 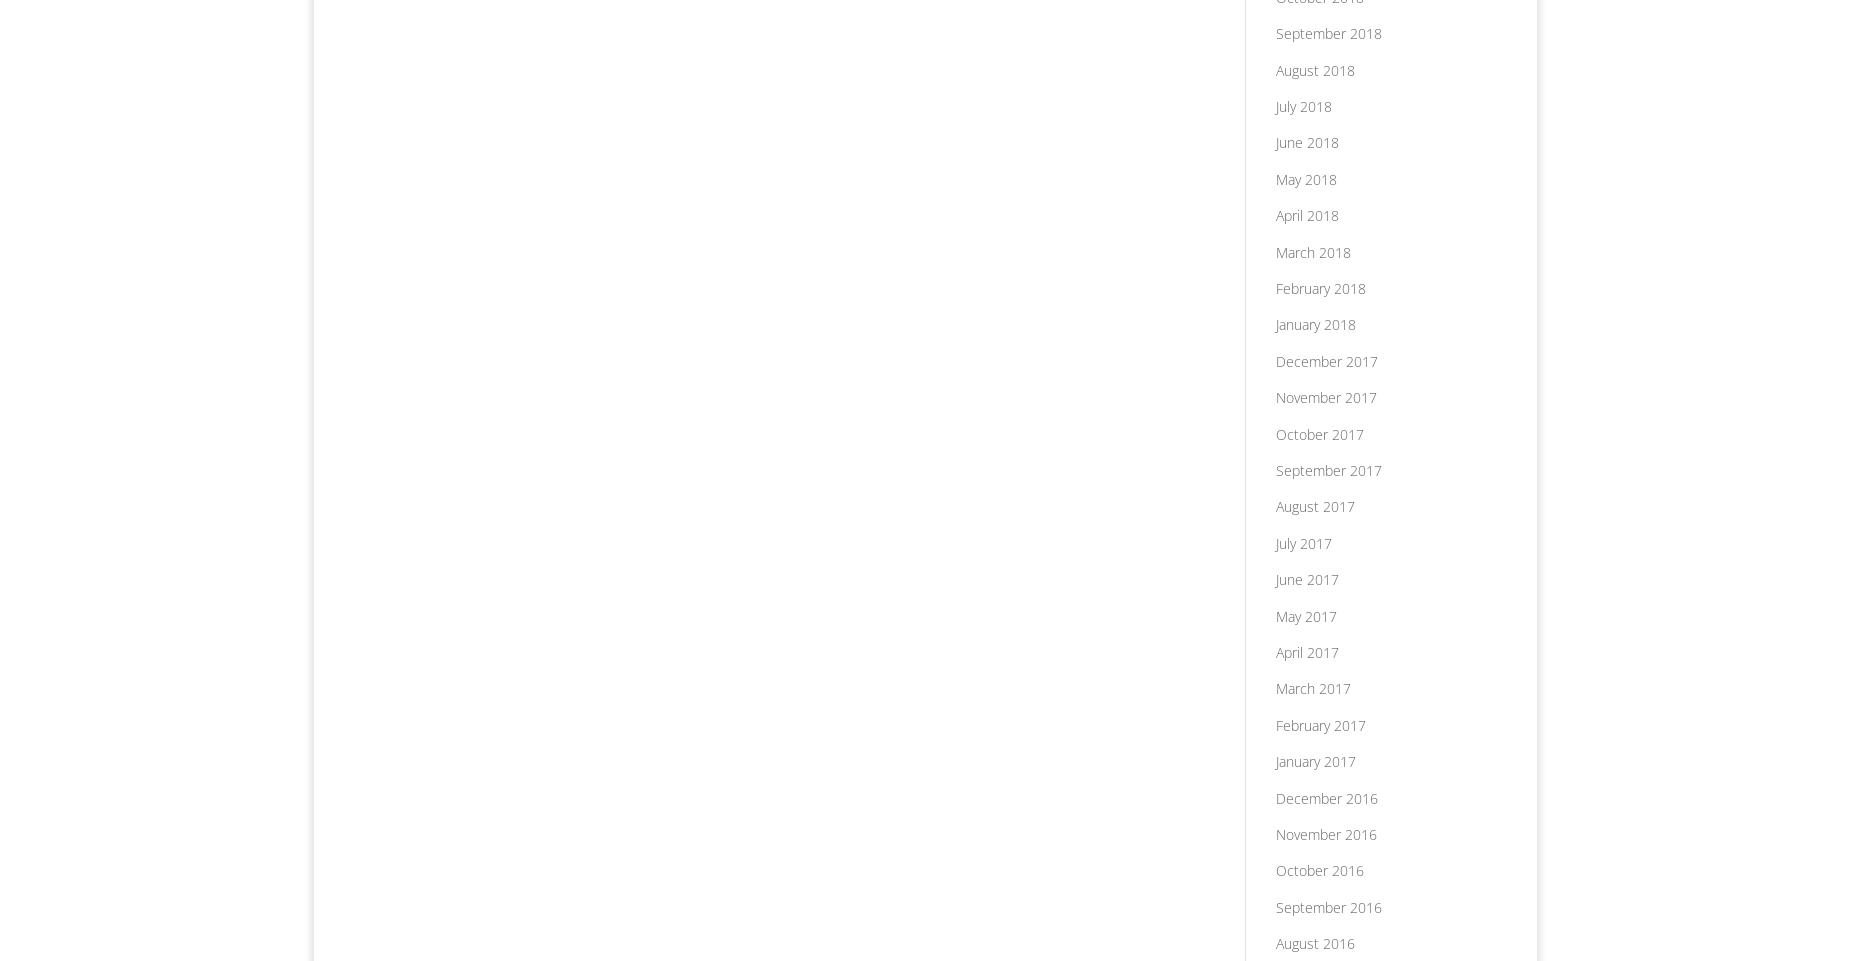 What do you see at coordinates (1325, 359) in the screenshot?
I see `'December 2017'` at bounding box center [1325, 359].